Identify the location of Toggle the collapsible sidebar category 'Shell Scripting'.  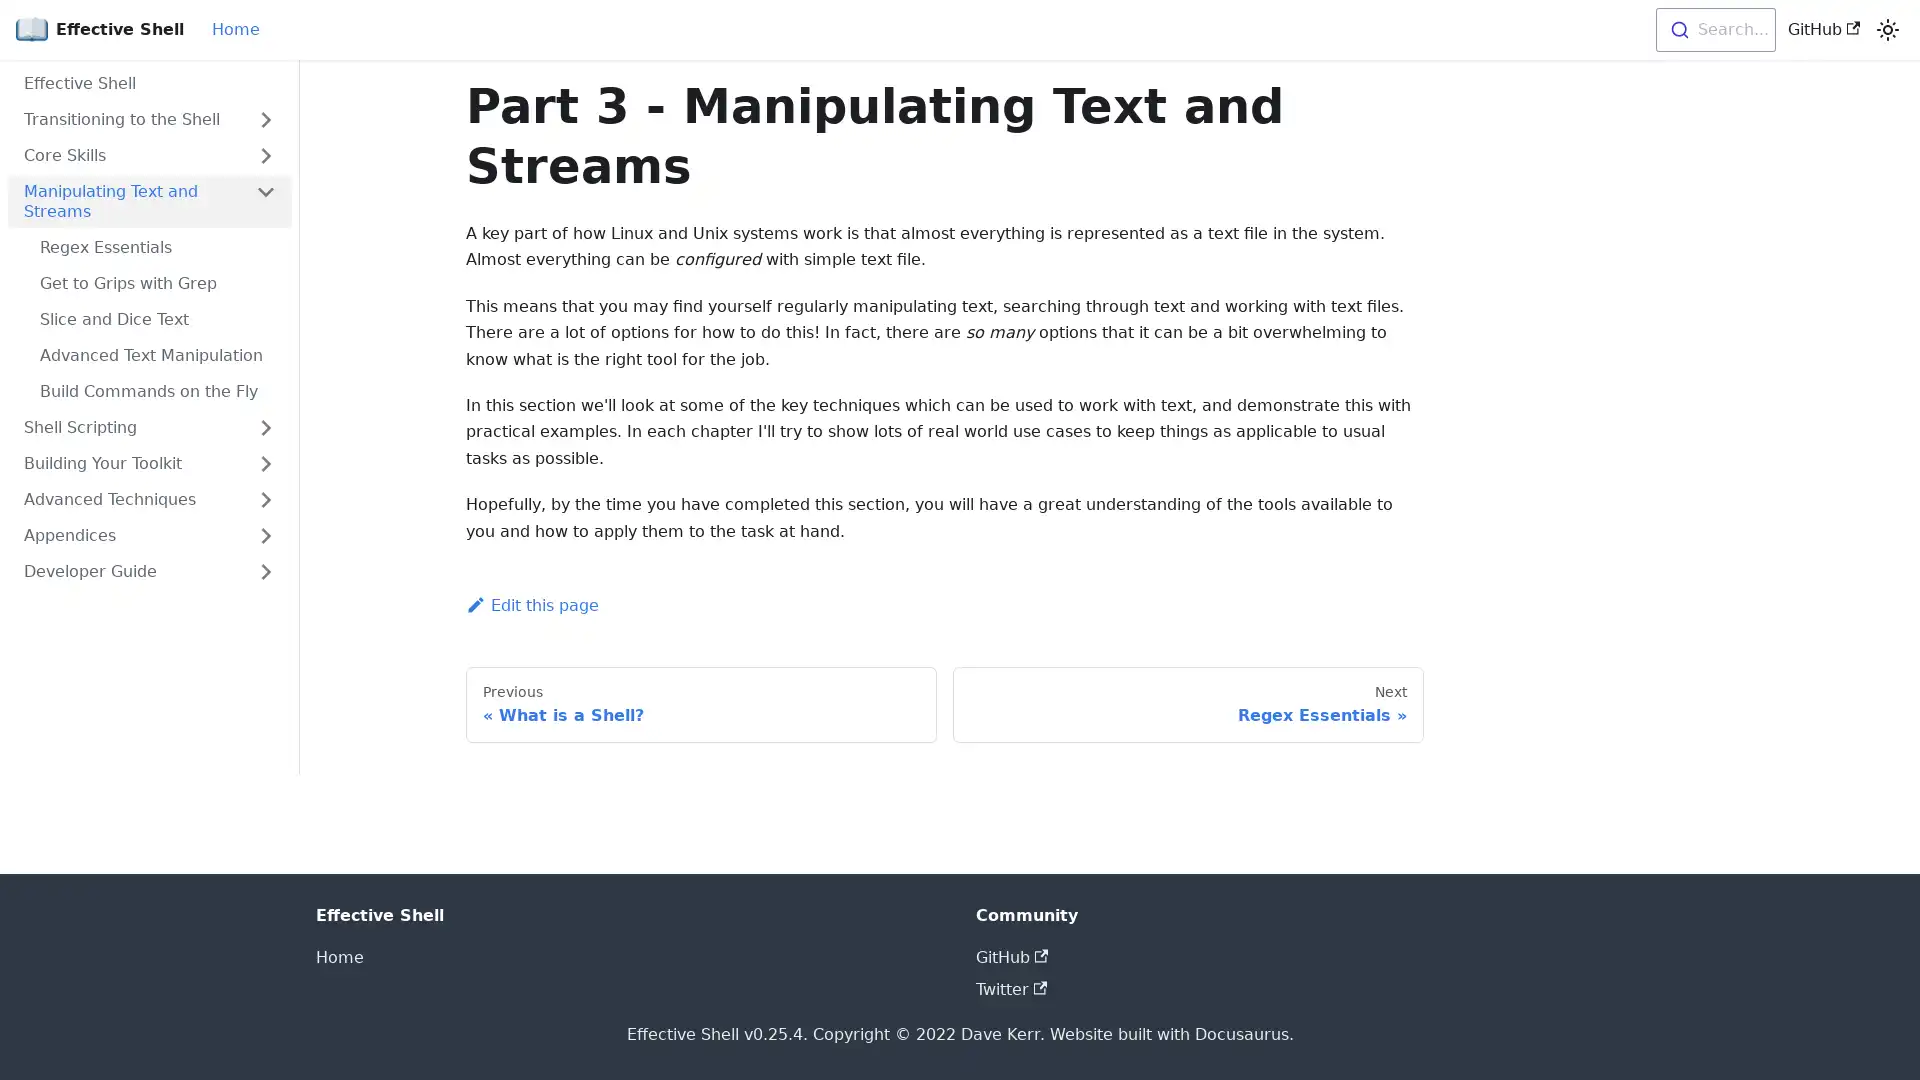
(264, 427).